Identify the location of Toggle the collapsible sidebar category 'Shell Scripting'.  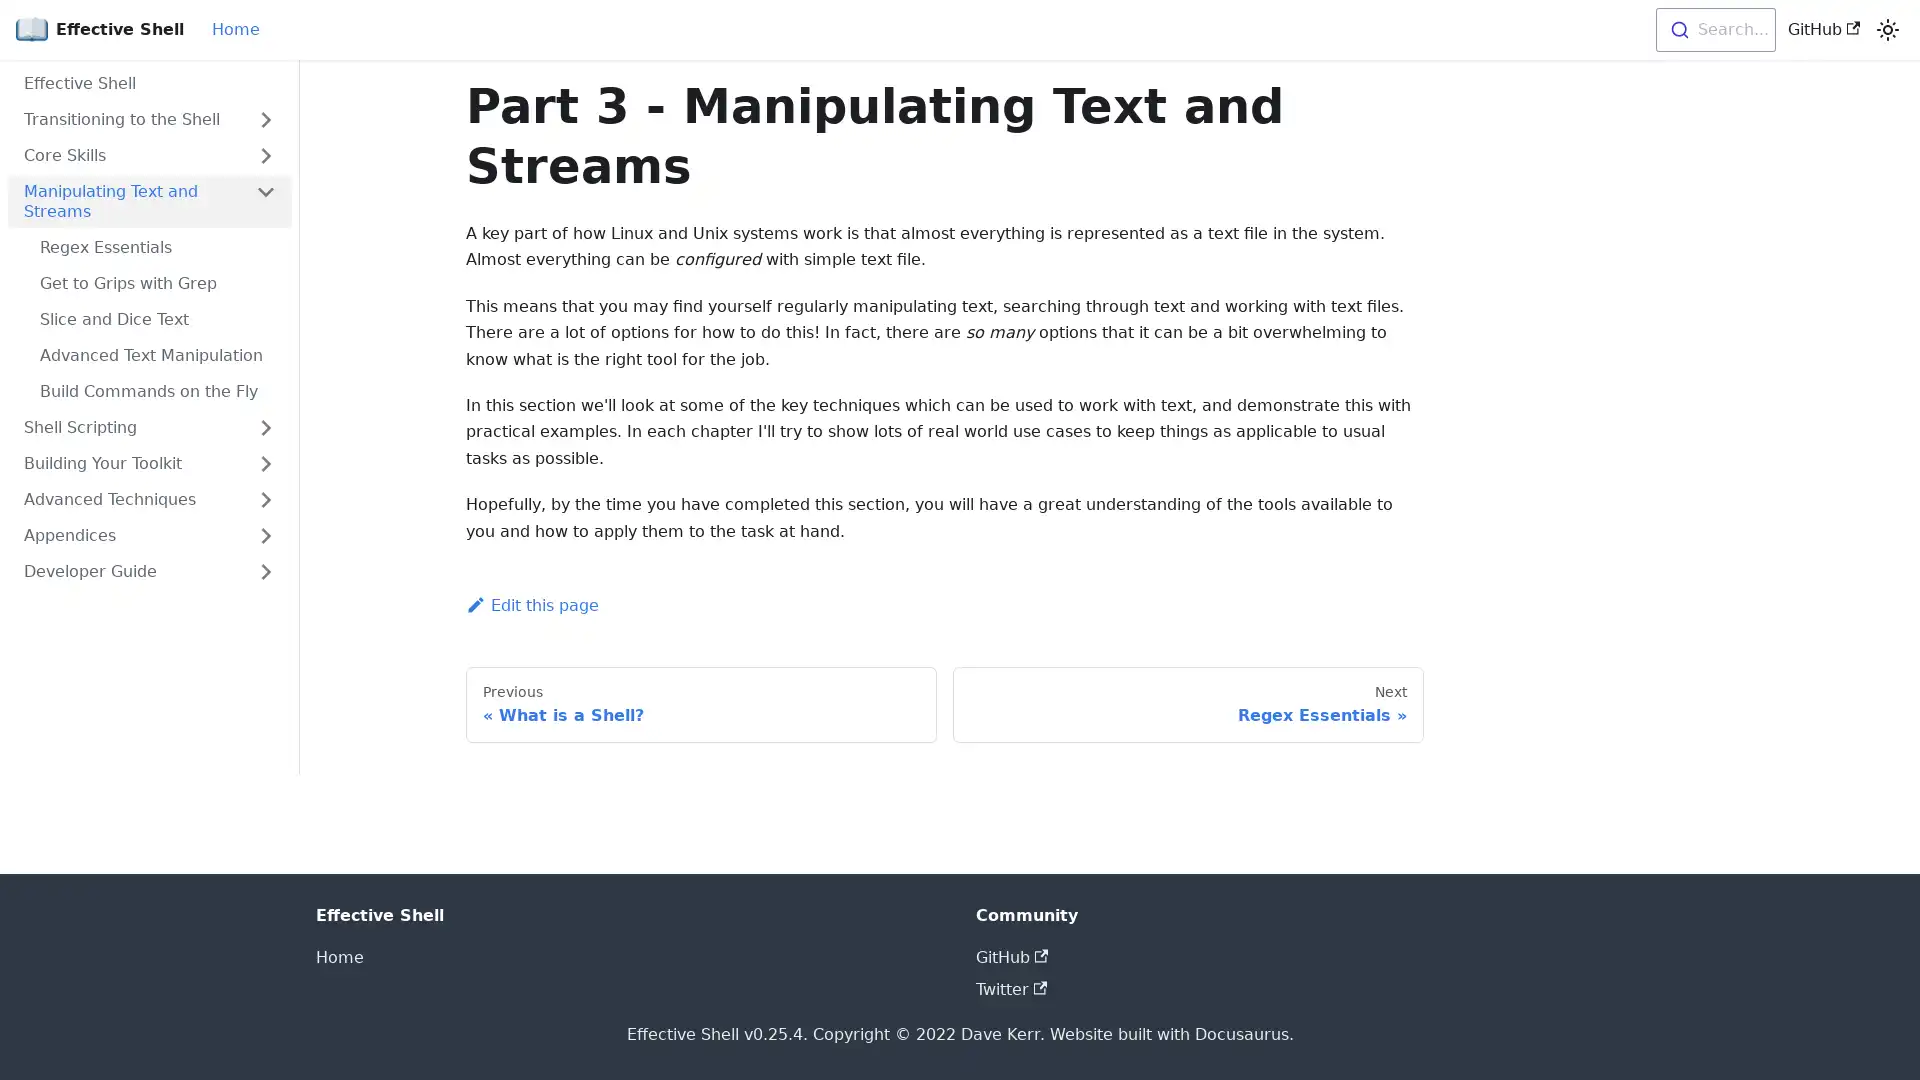
(264, 427).